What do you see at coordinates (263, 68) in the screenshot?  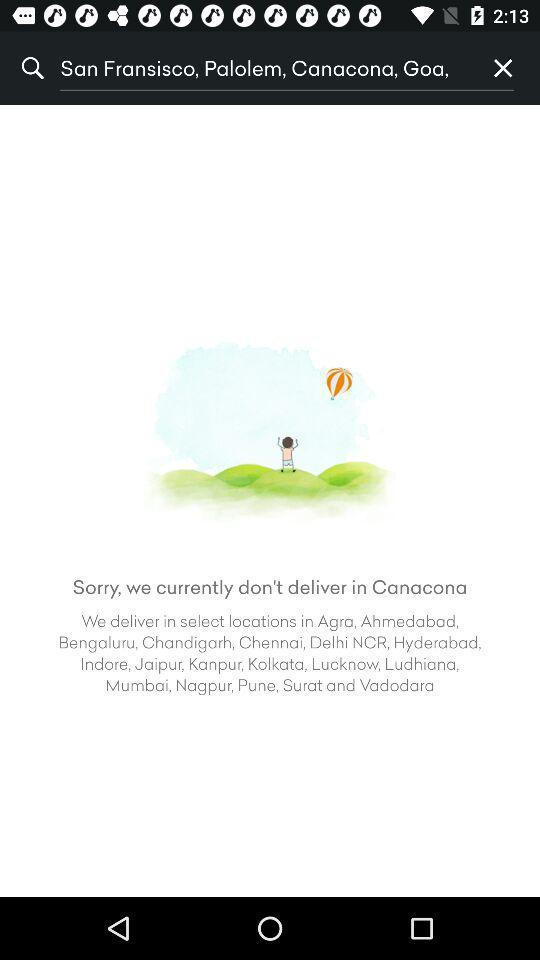 I see `icon next to the p icon` at bounding box center [263, 68].